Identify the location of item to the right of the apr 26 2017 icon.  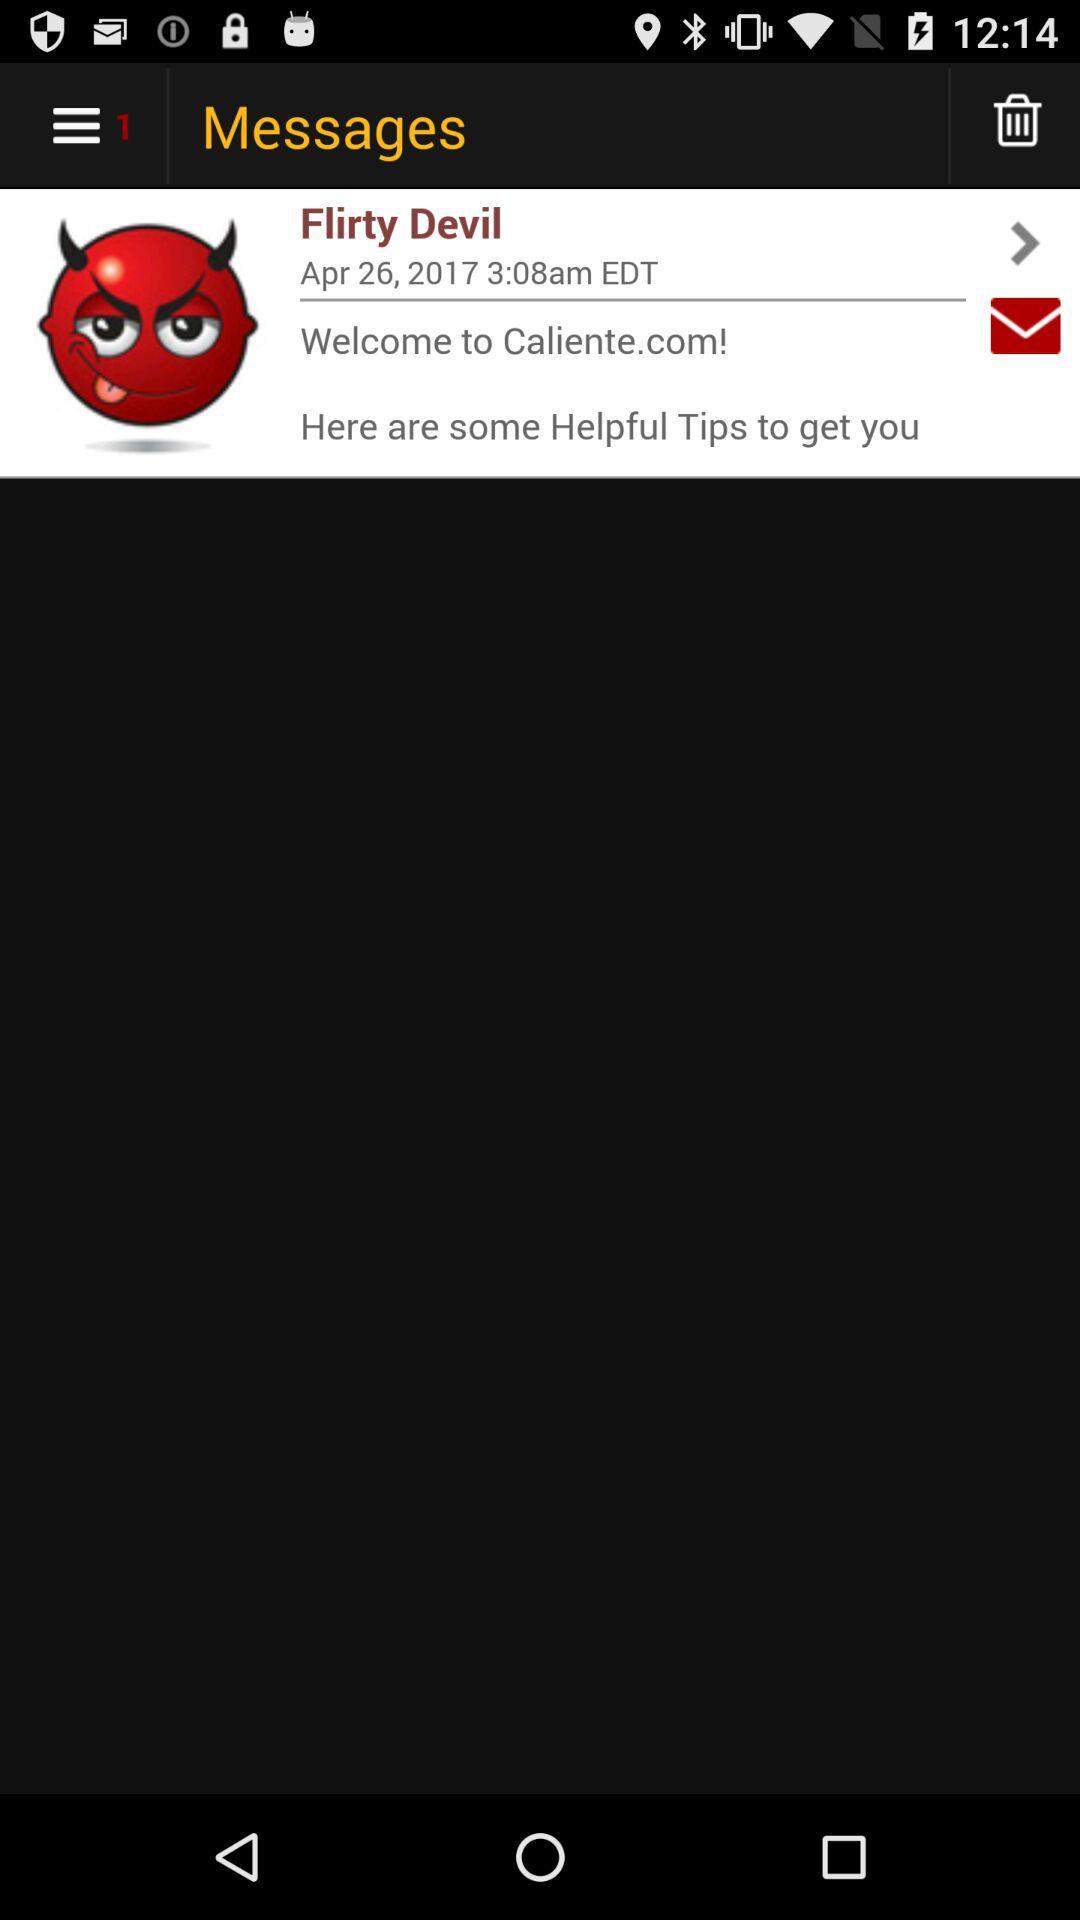
(1025, 325).